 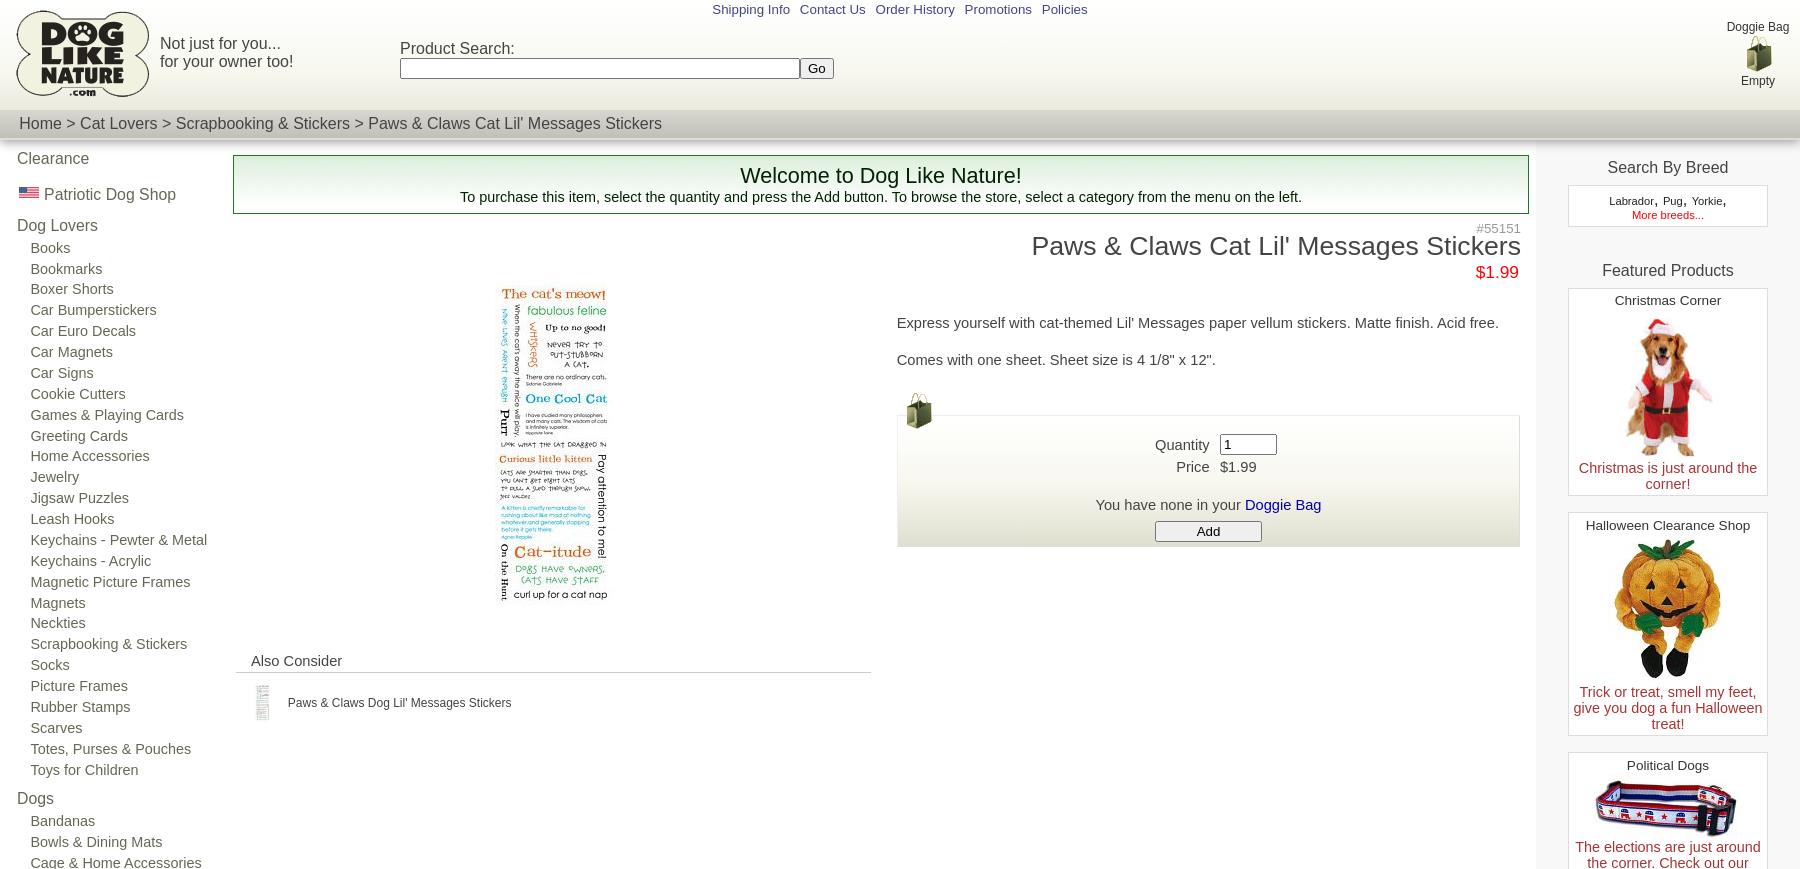 I want to click on '#55151', so click(x=1498, y=226).